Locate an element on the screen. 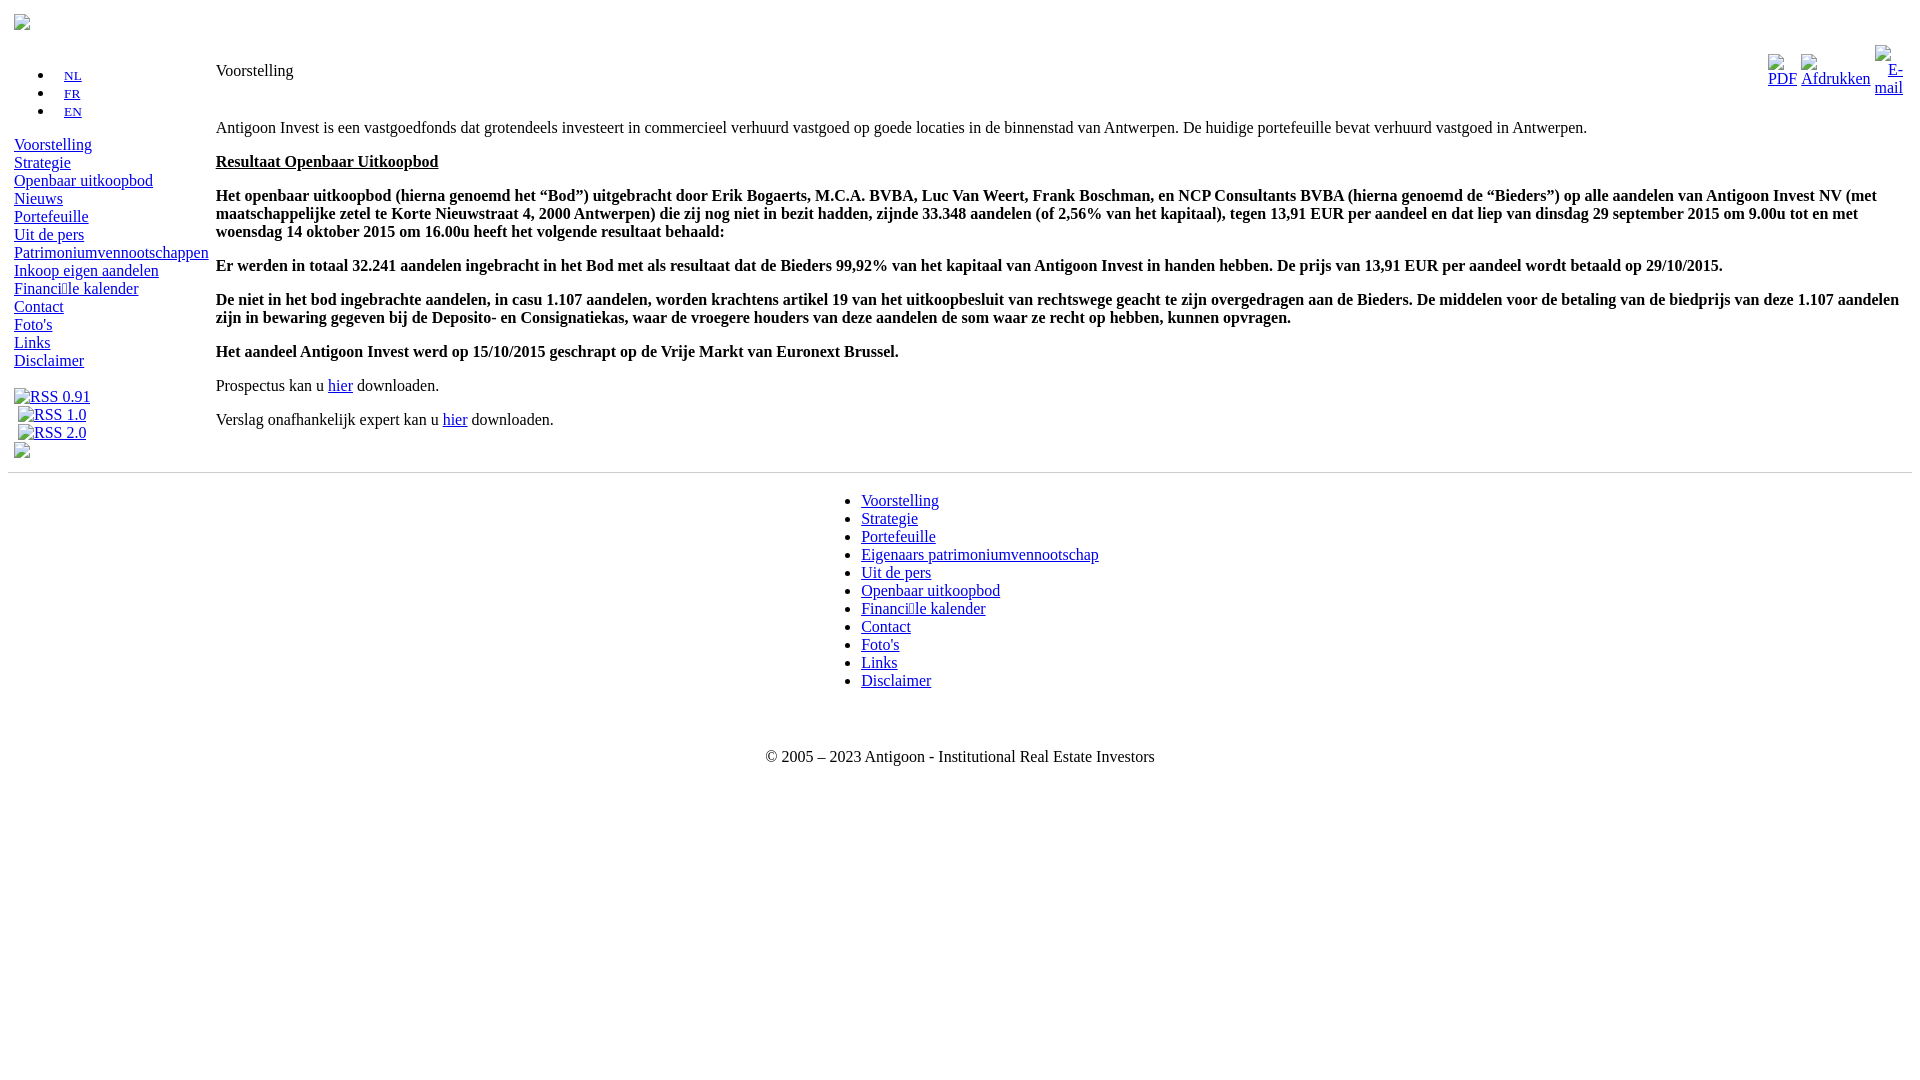 This screenshot has width=1920, height=1080. 'Openbaar uitkoopbod' is located at coordinates (82, 180).